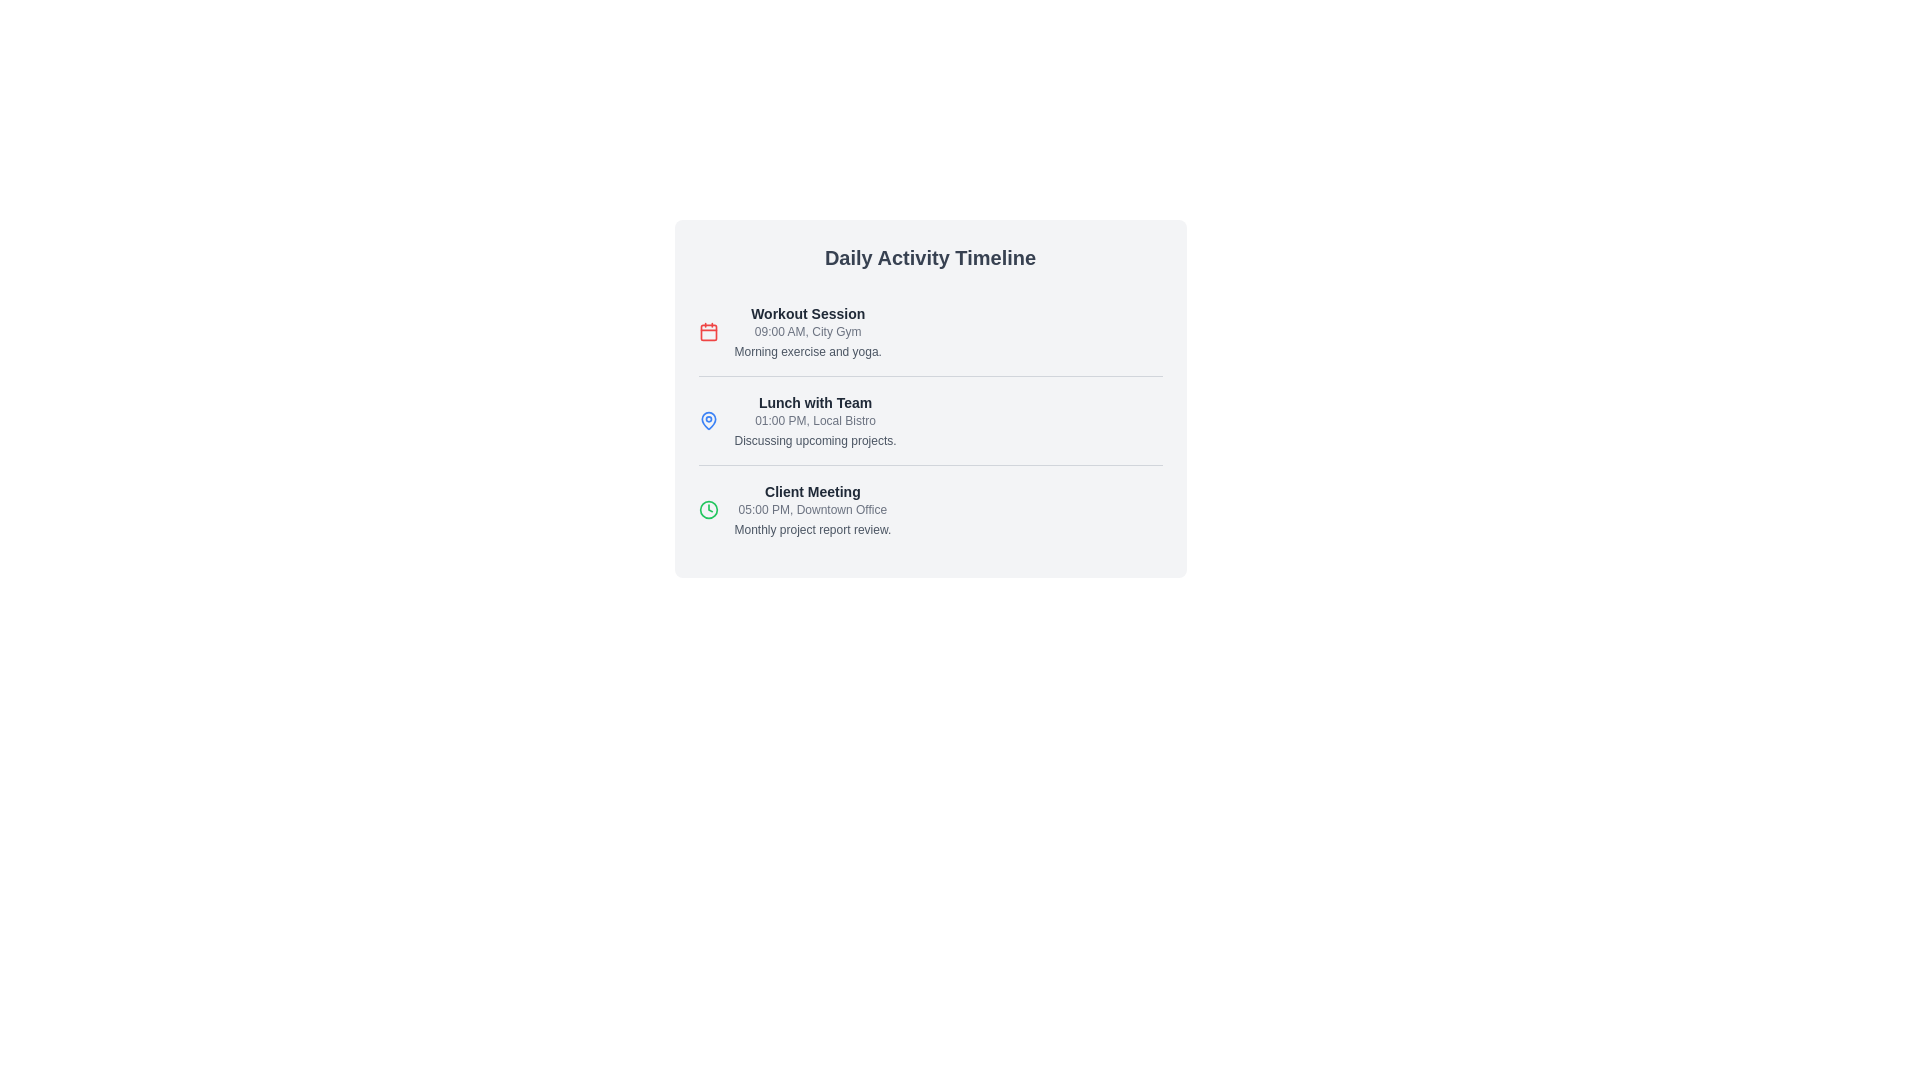  Describe the element at coordinates (812, 508) in the screenshot. I see `the text label providing details about the 'Client Meeting' event, which is positioned below the 'Client Meeting' heading and above the description text 'Monthly project report review.'` at that location.